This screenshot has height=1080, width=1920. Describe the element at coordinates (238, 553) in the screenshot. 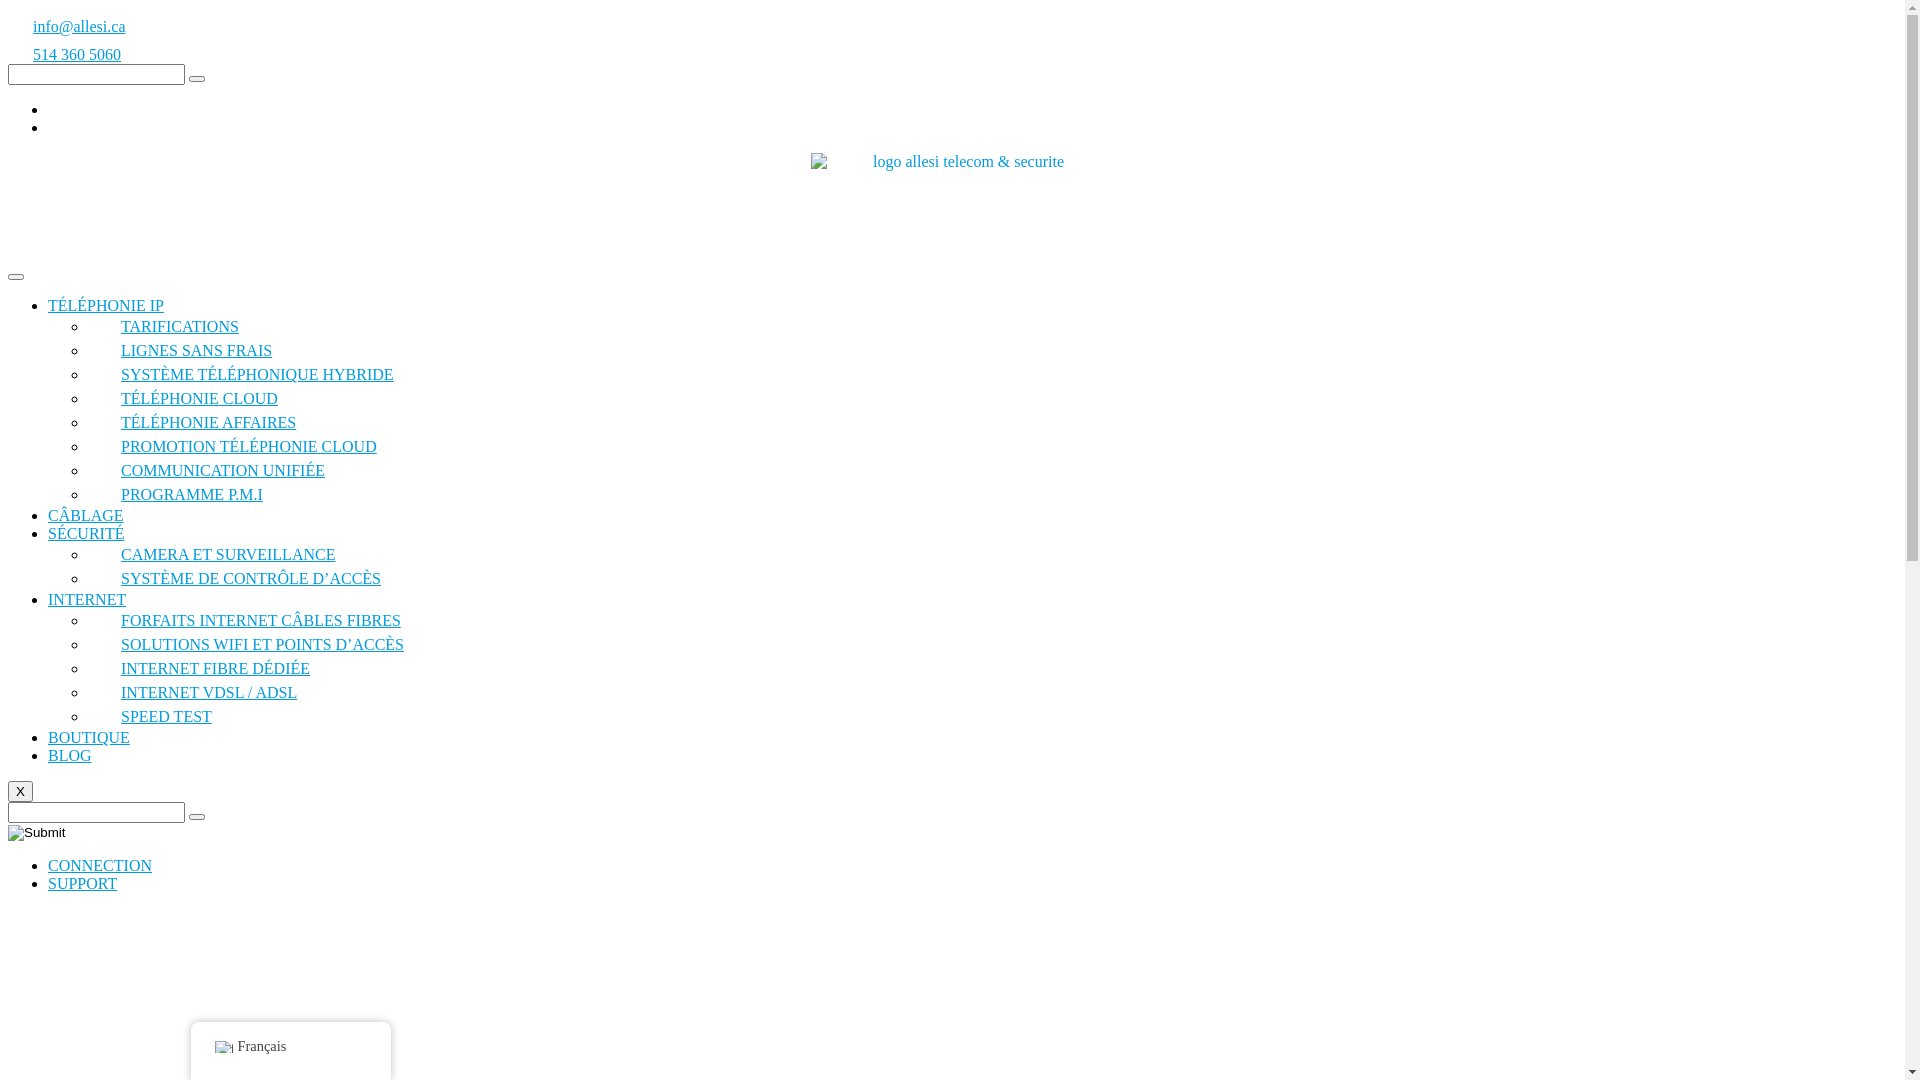

I see `'CAMERA ET SURVEILLANCE'` at that location.